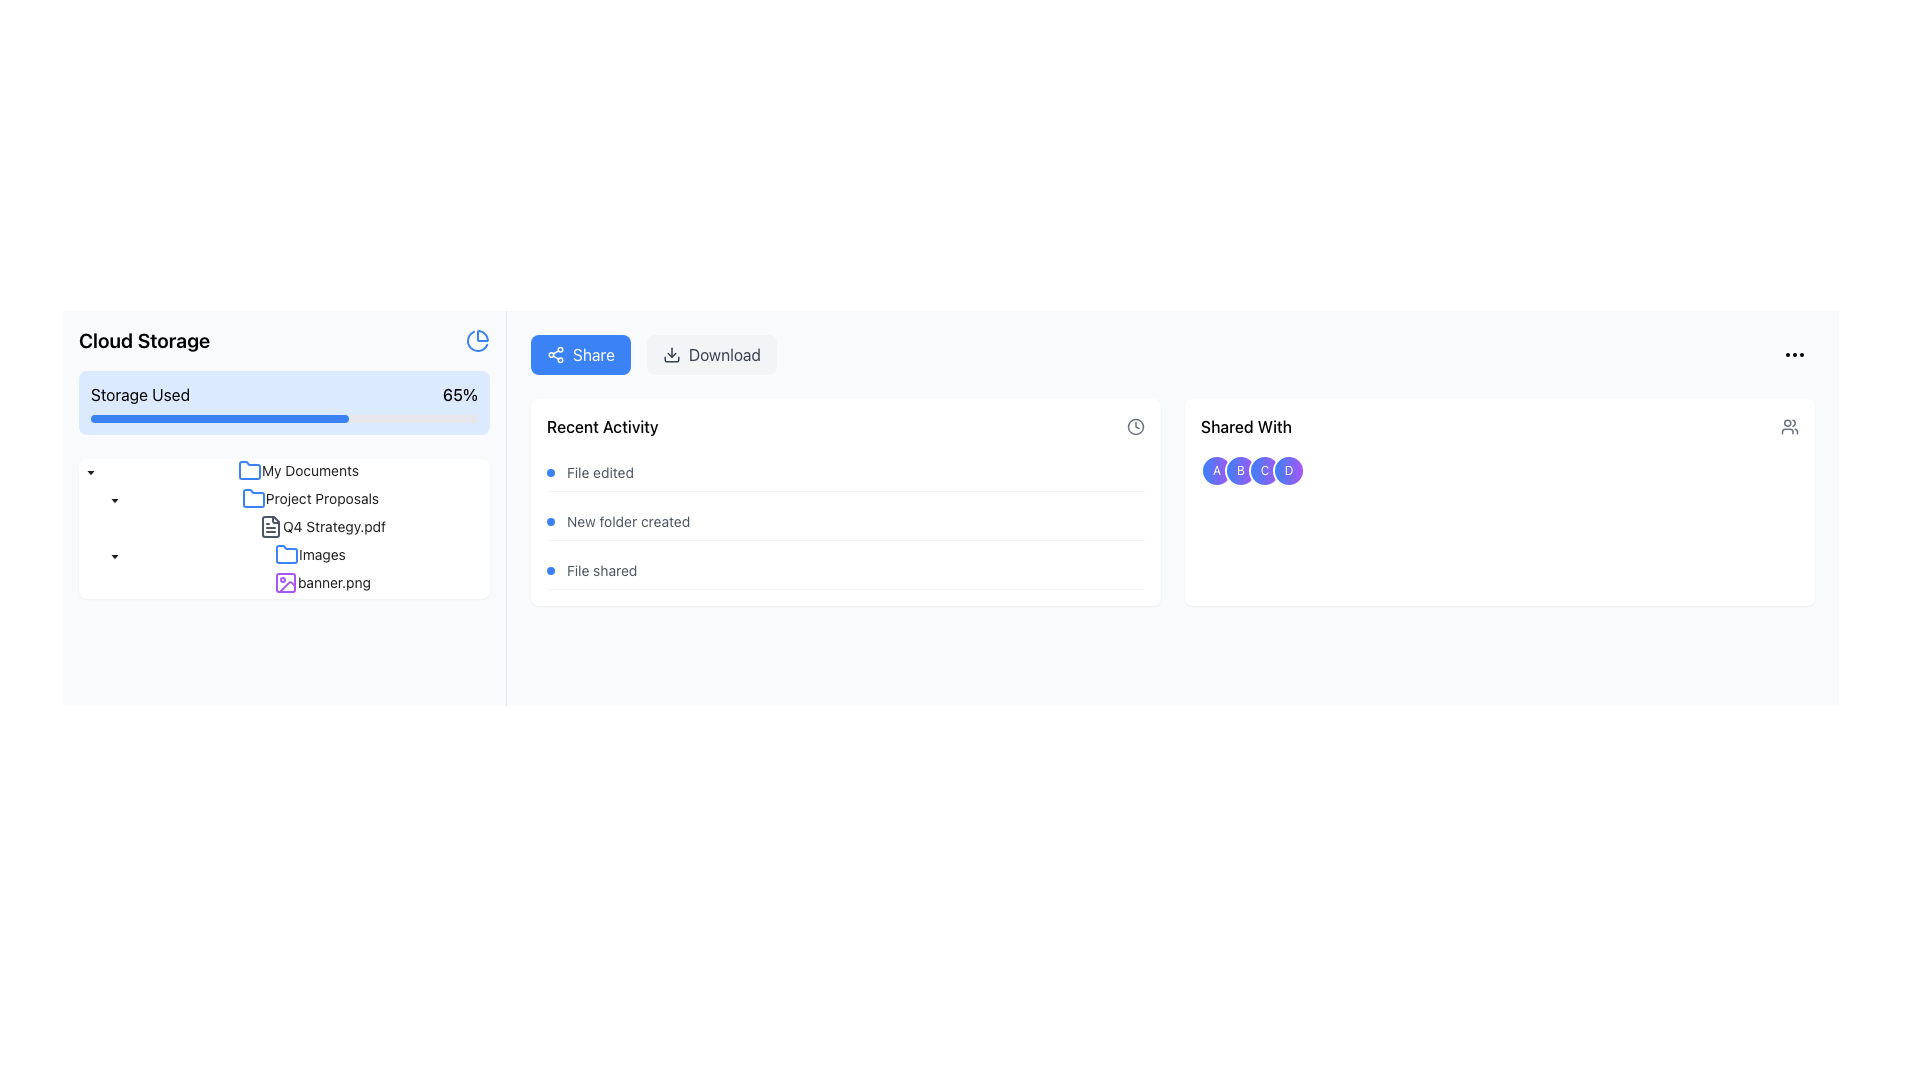 The image size is (1920, 1080). Describe the element at coordinates (1136, 426) in the screenshot. I see `the circular clock icon located in the 'Recent Activity' section, which has a gray outline and minimalist clock face design` at that location.